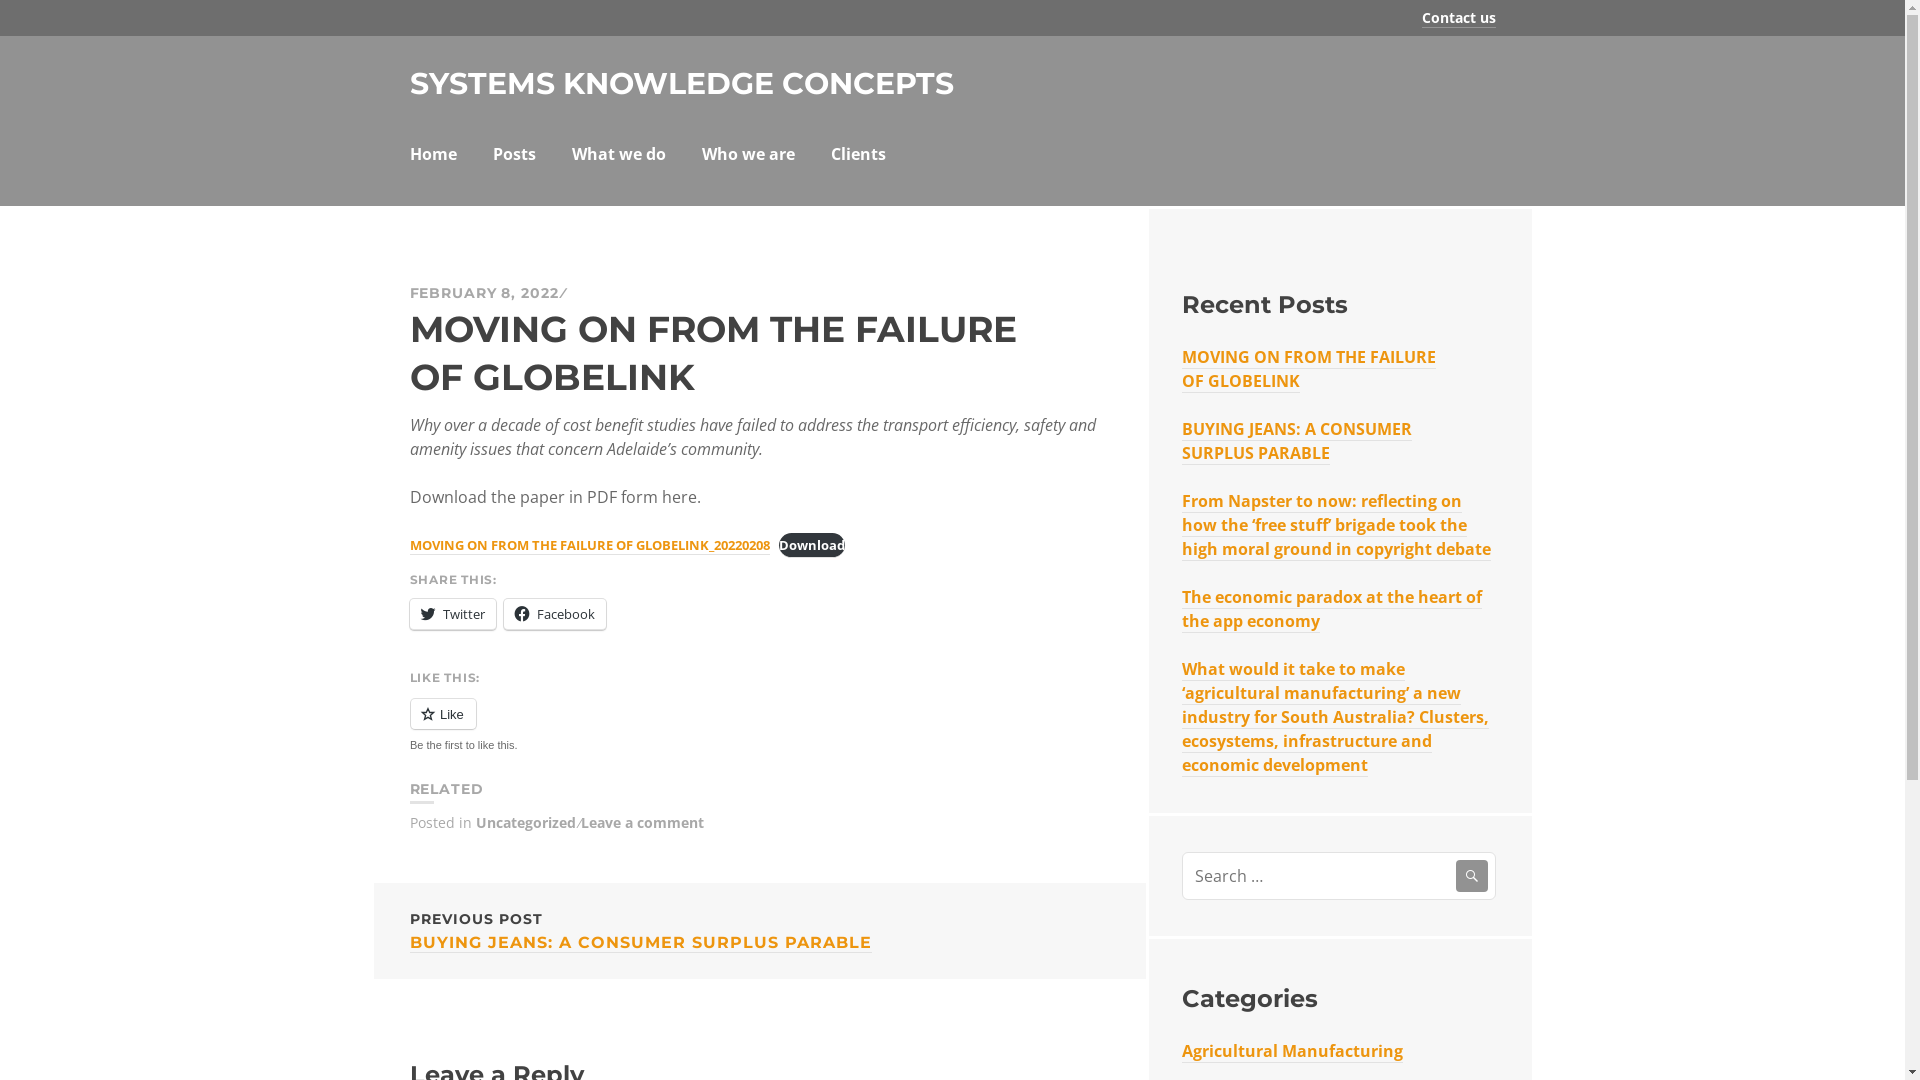 The image size is (1920, 1080). I want to click on 'MOVING ON FROM THE FAILURE OF GLOBELINK', so click(1309, 369).